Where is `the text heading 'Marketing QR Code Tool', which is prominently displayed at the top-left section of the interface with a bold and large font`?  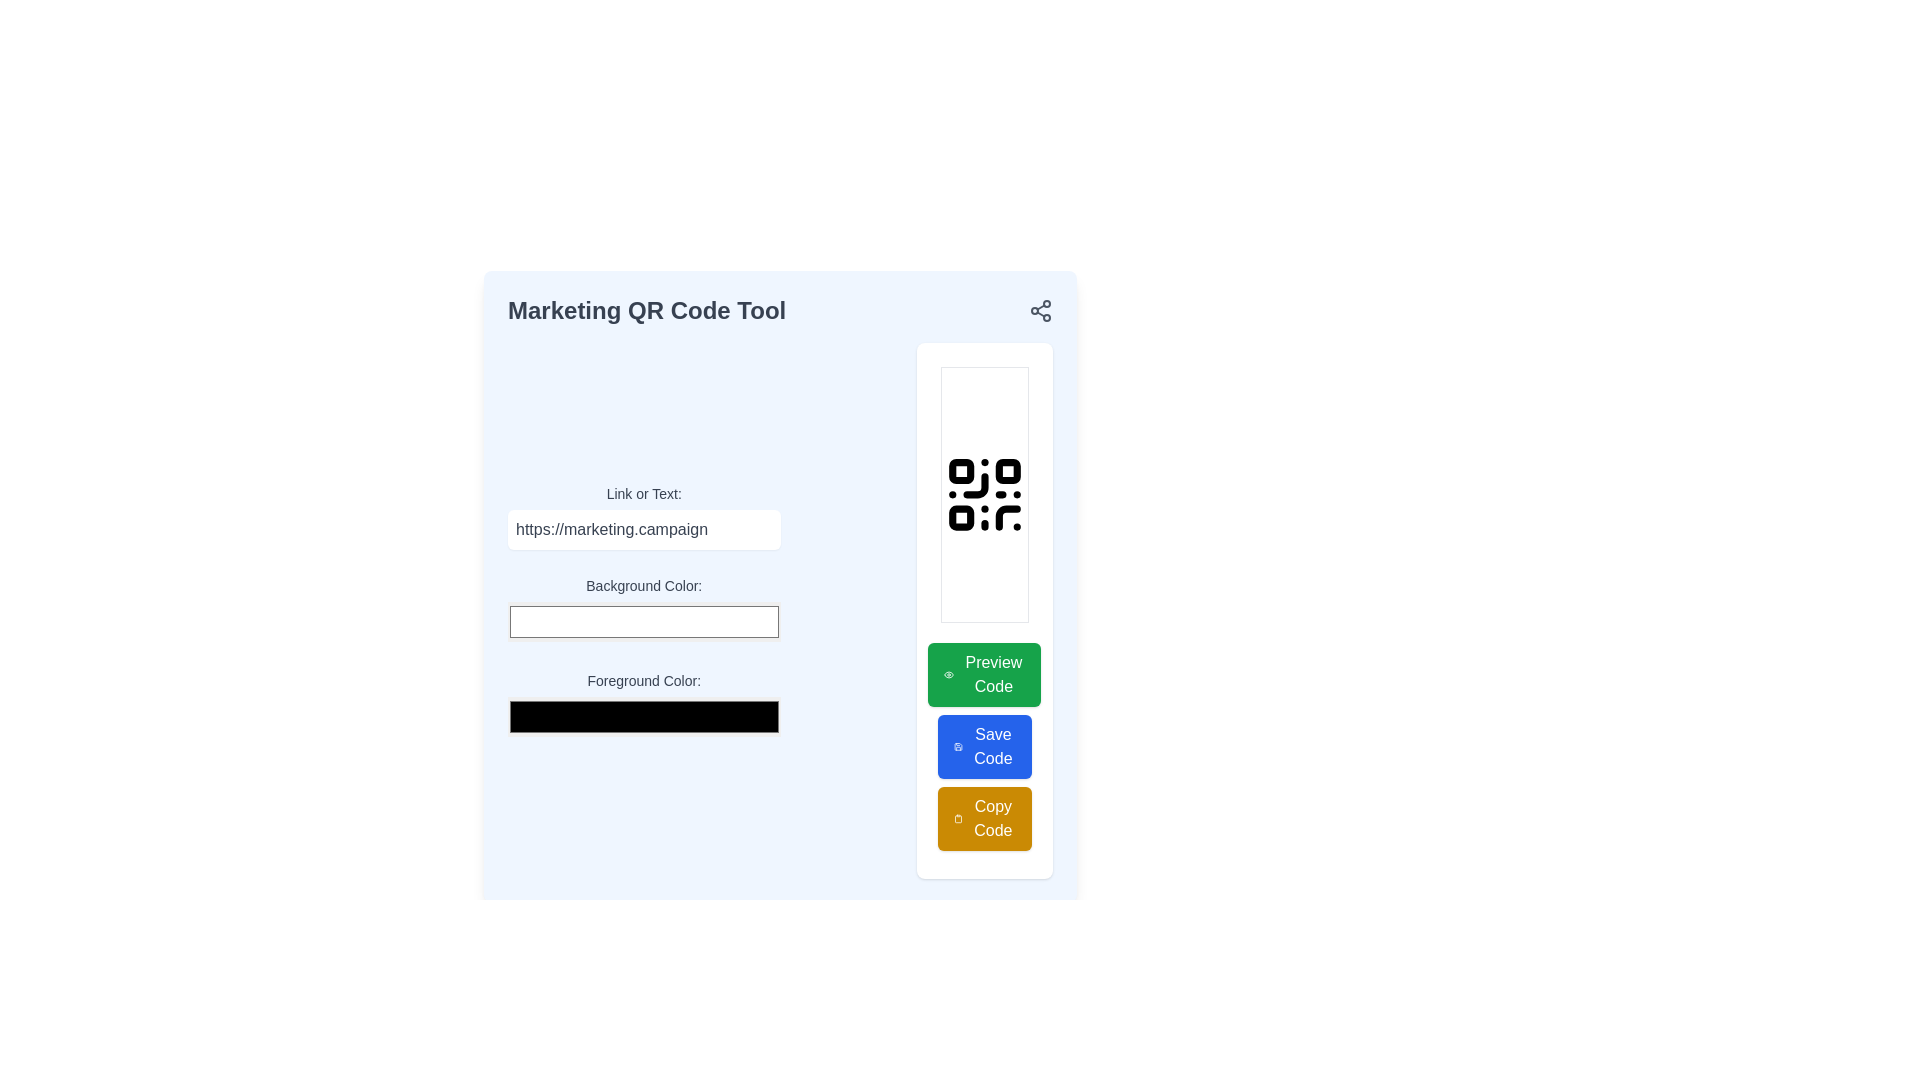
the text heading 'Marketing QR Code Tool', which is prominently displayed at the top-left section of the interface with a bold and large font is located at coordinates (647, 311).